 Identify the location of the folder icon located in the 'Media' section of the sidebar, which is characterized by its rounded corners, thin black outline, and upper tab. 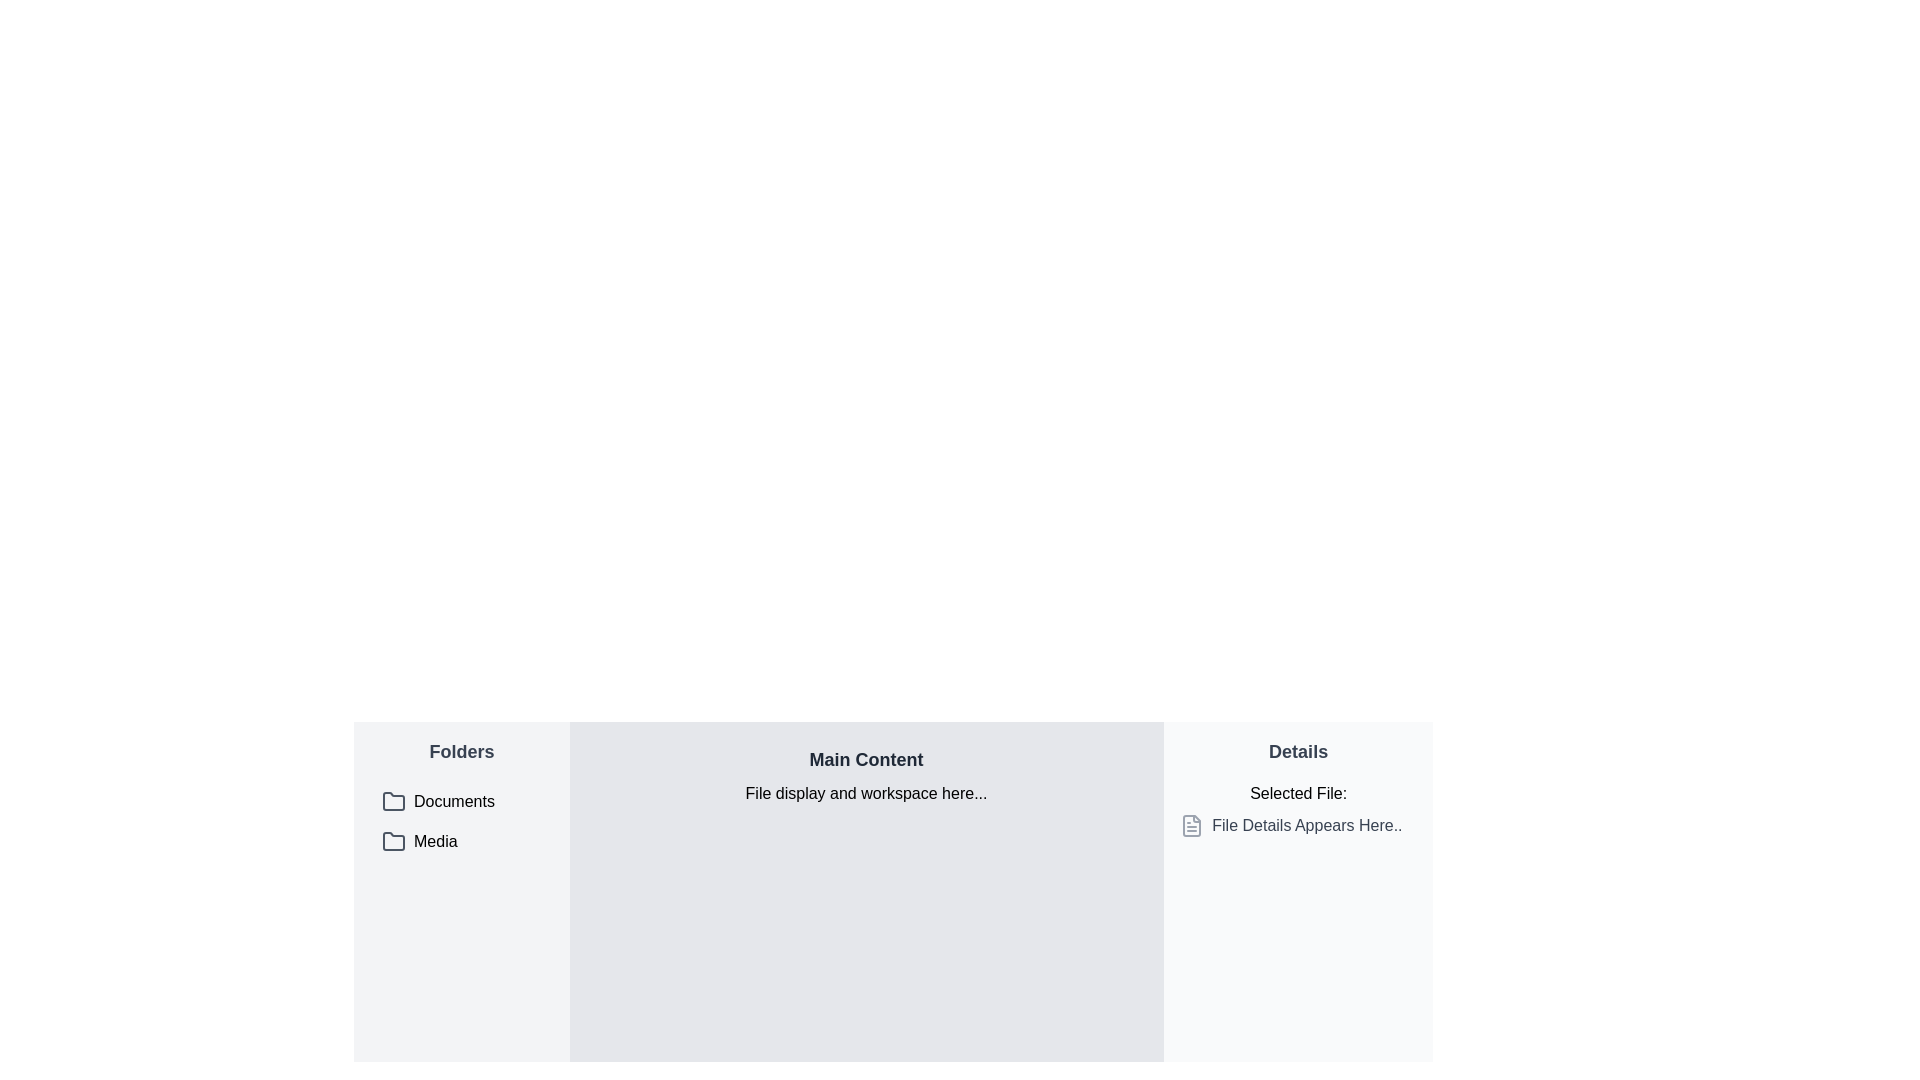
(393, 841).